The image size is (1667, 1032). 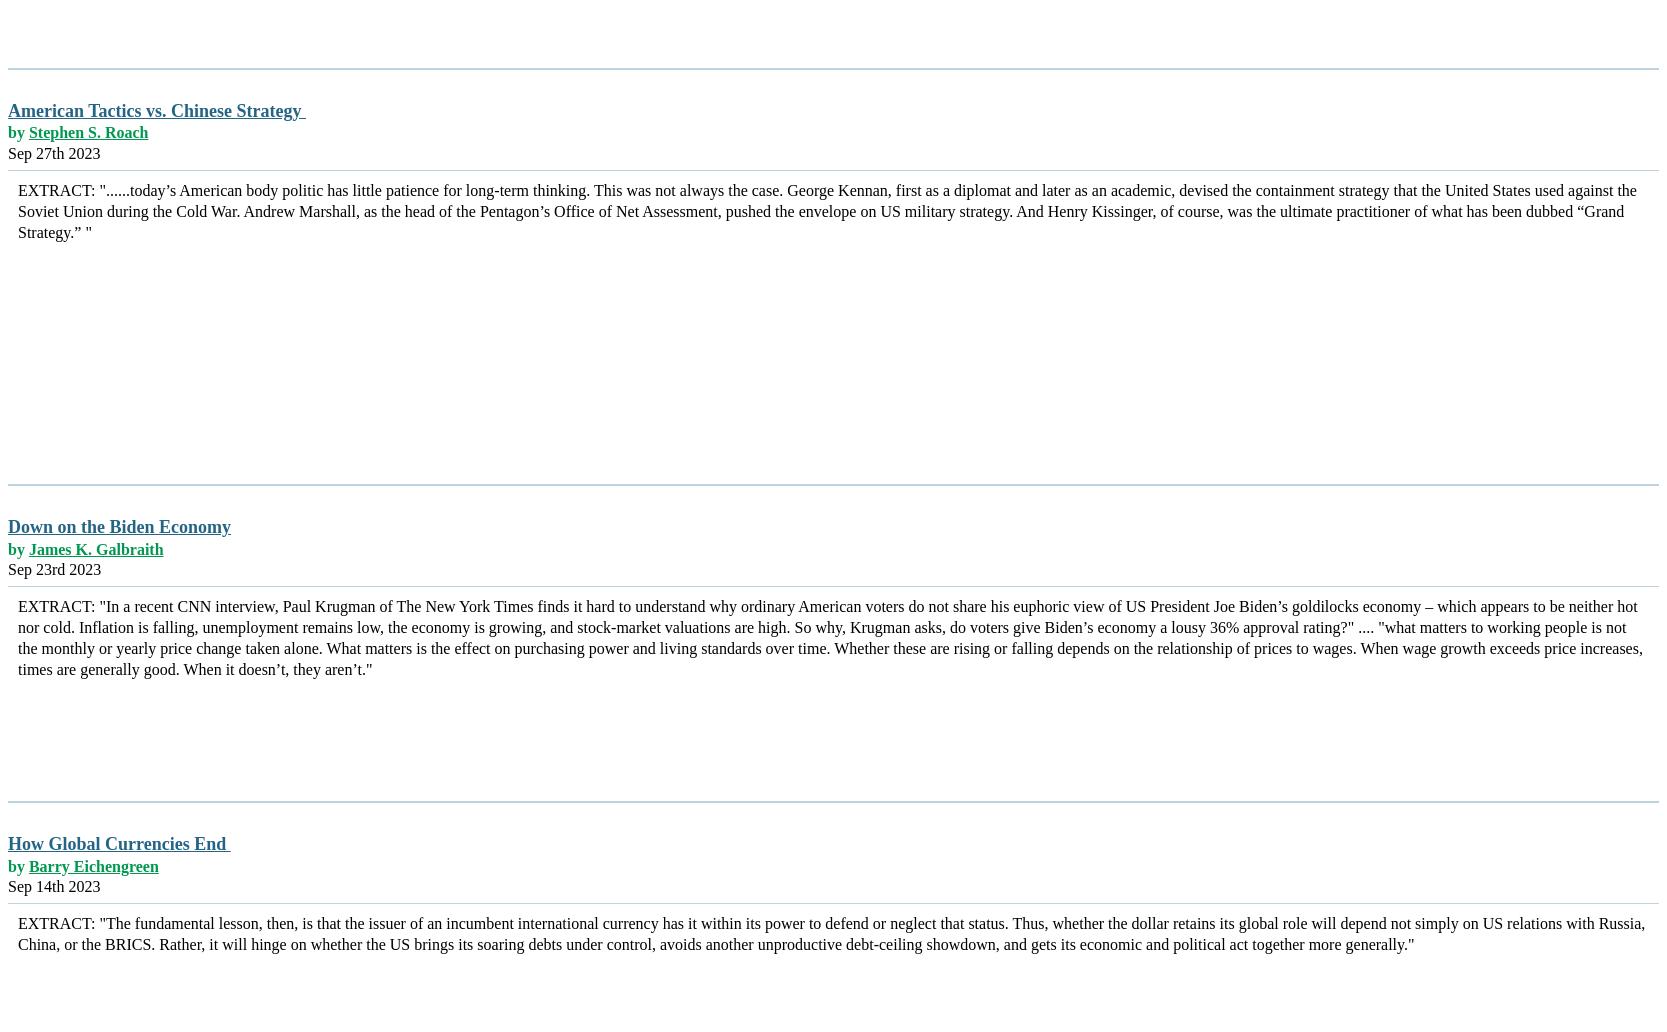 I want to click on 'EXTRACT: "In a recent CNN interview, Paul Krugman of The New York Times finds it hard to understand why ordinary American voters do not share his euphoric view of US President Joe Biden’s goldilocks economy – which appears to be neither hot nor cold. Inflation is falling, unemployment remains low, the economy is growing, and stock-market valuations are high. So why, Krugman asks, do voters give Biden’s economy a lousy 36% approval rating?" .... "what matters to working people is not the monthly or yearly price change taken alone. What matters is the effect on purchasing power and living standards over time. Whether these are rising or falling depends on the relationship of prices to wages. When wage growth exceeds price increases, times are generally good. When it doesn’t, they aren’t."', so click(x=18, y=637).